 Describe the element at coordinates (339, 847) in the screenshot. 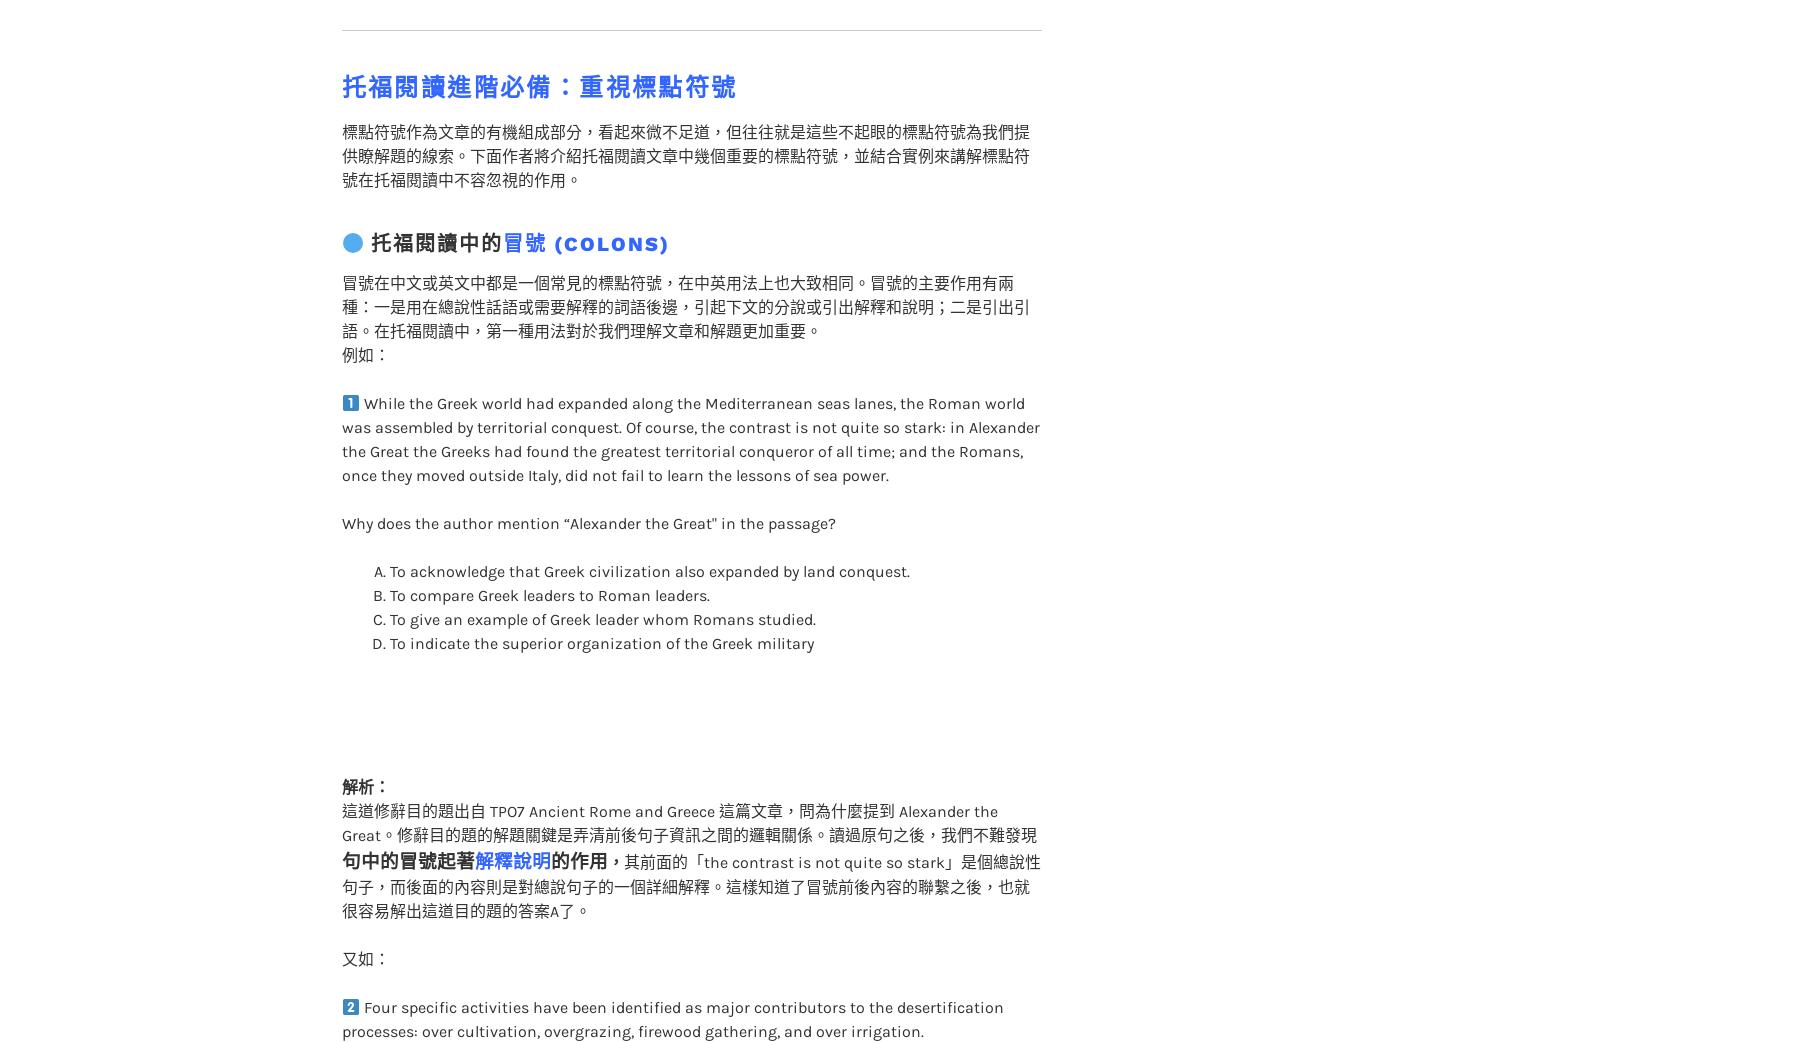

I see `'其前面的「the contrast is not quite so stark」是個總說性句子，而後面的內容則是對總說句子的一個詳細解釋。這樣知道了冒號前後內容的聯繫之後，也就很容易解出這道目的題的答案A了。'` at that location.